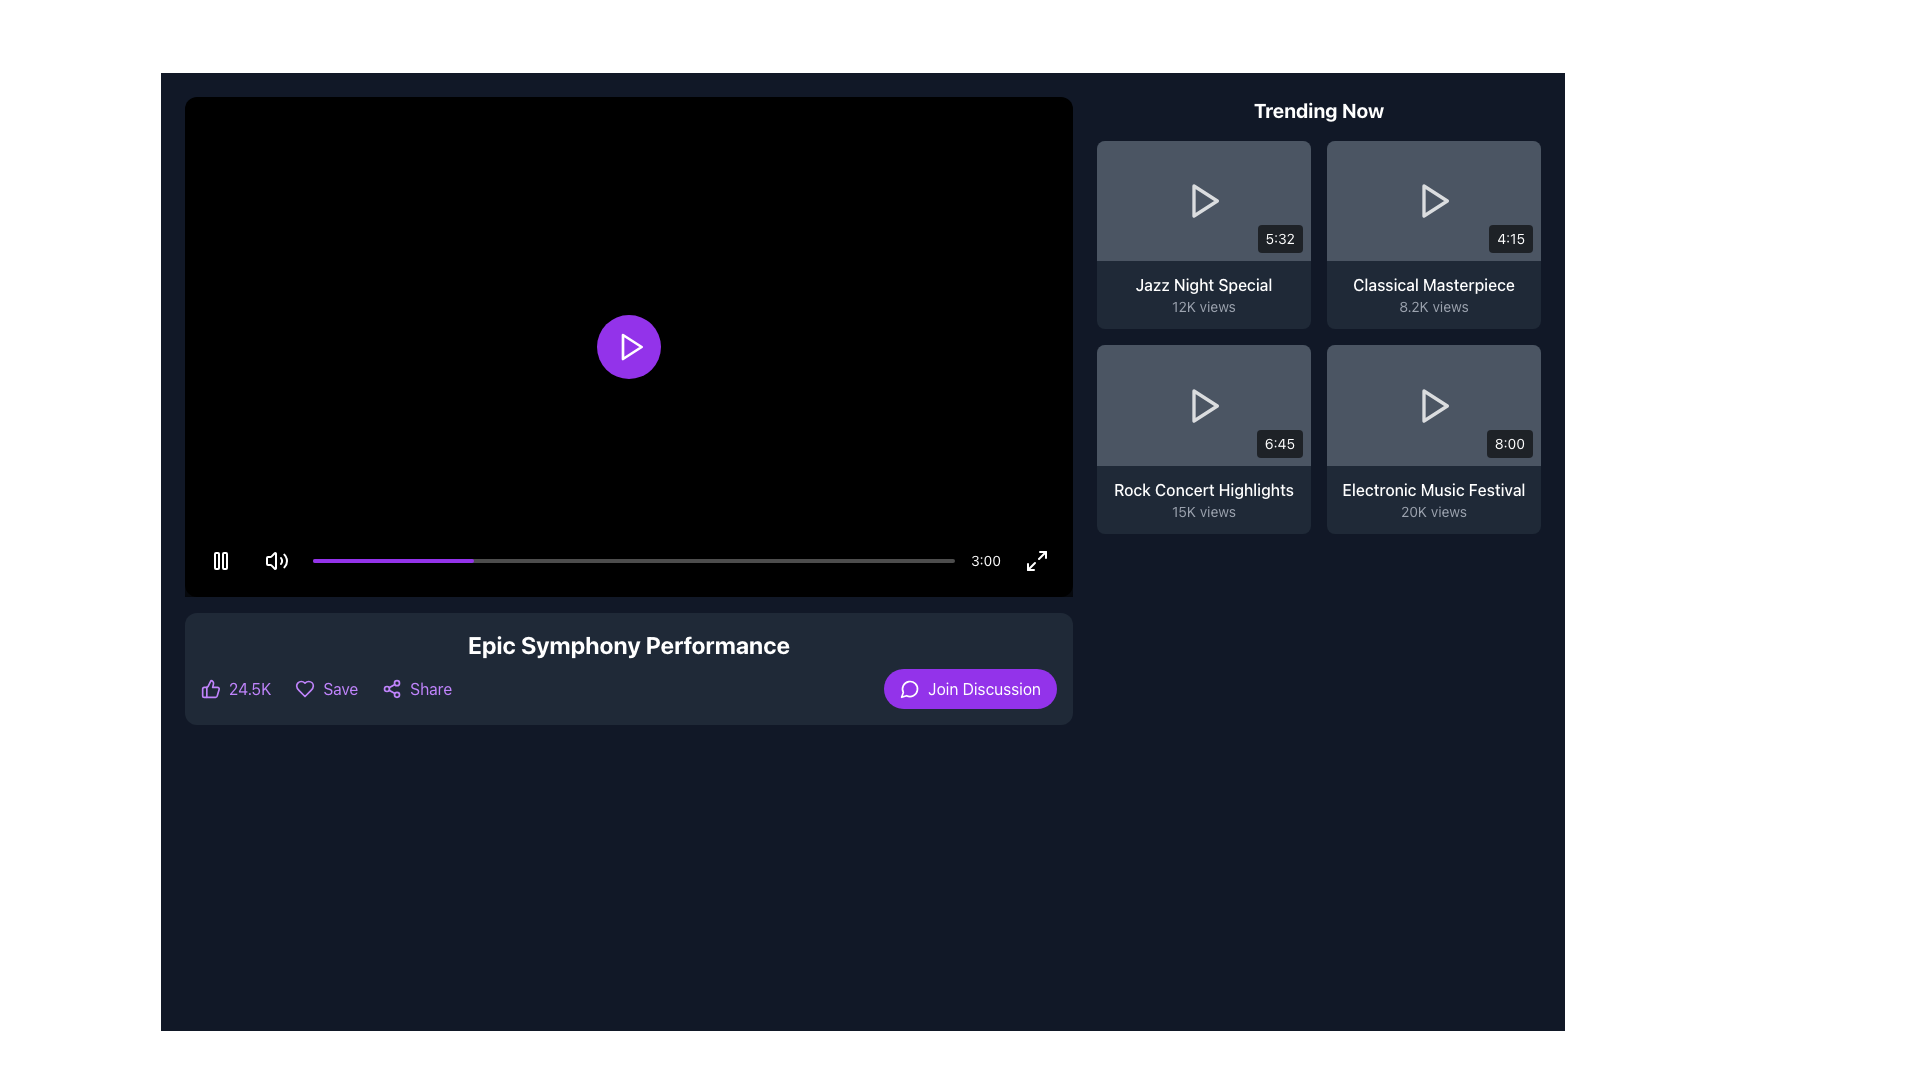 The height and width of the screenshot is (1080, 1920). I want to click on the Interactive video card in the trending section, so click(1433, 200).